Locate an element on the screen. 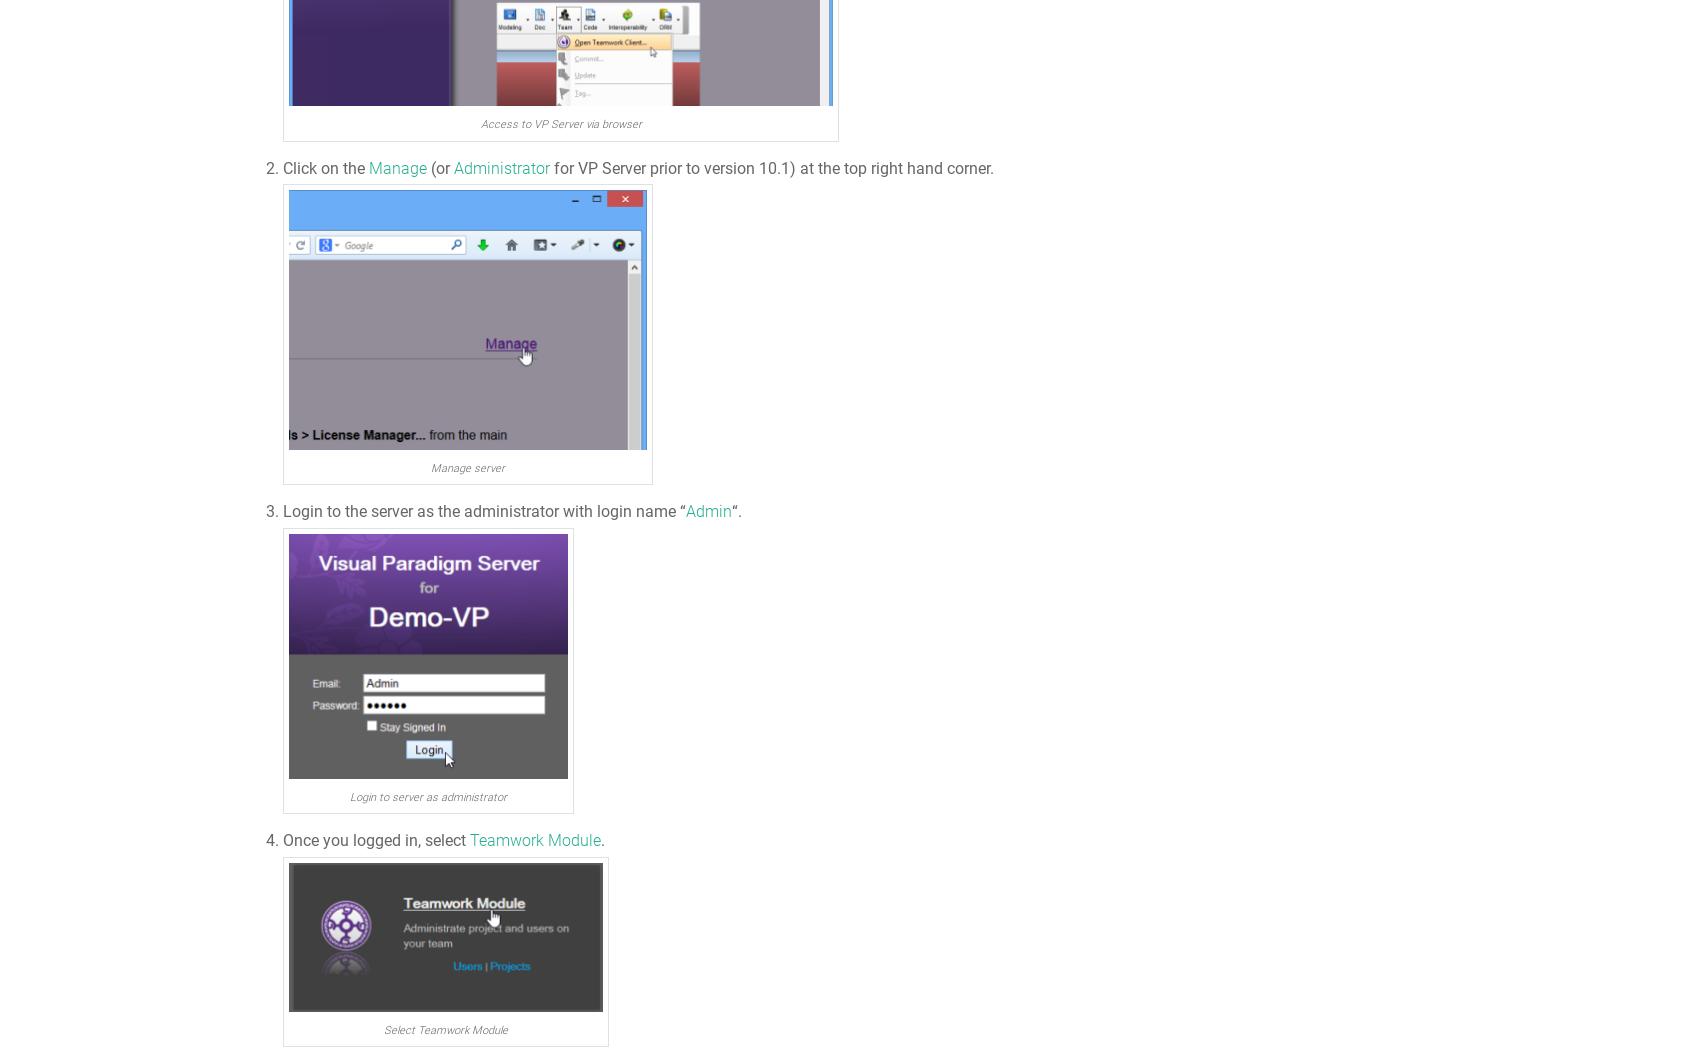 The image size is (1684, 1064). 'Manage server' is located at coordinates (466, 467).